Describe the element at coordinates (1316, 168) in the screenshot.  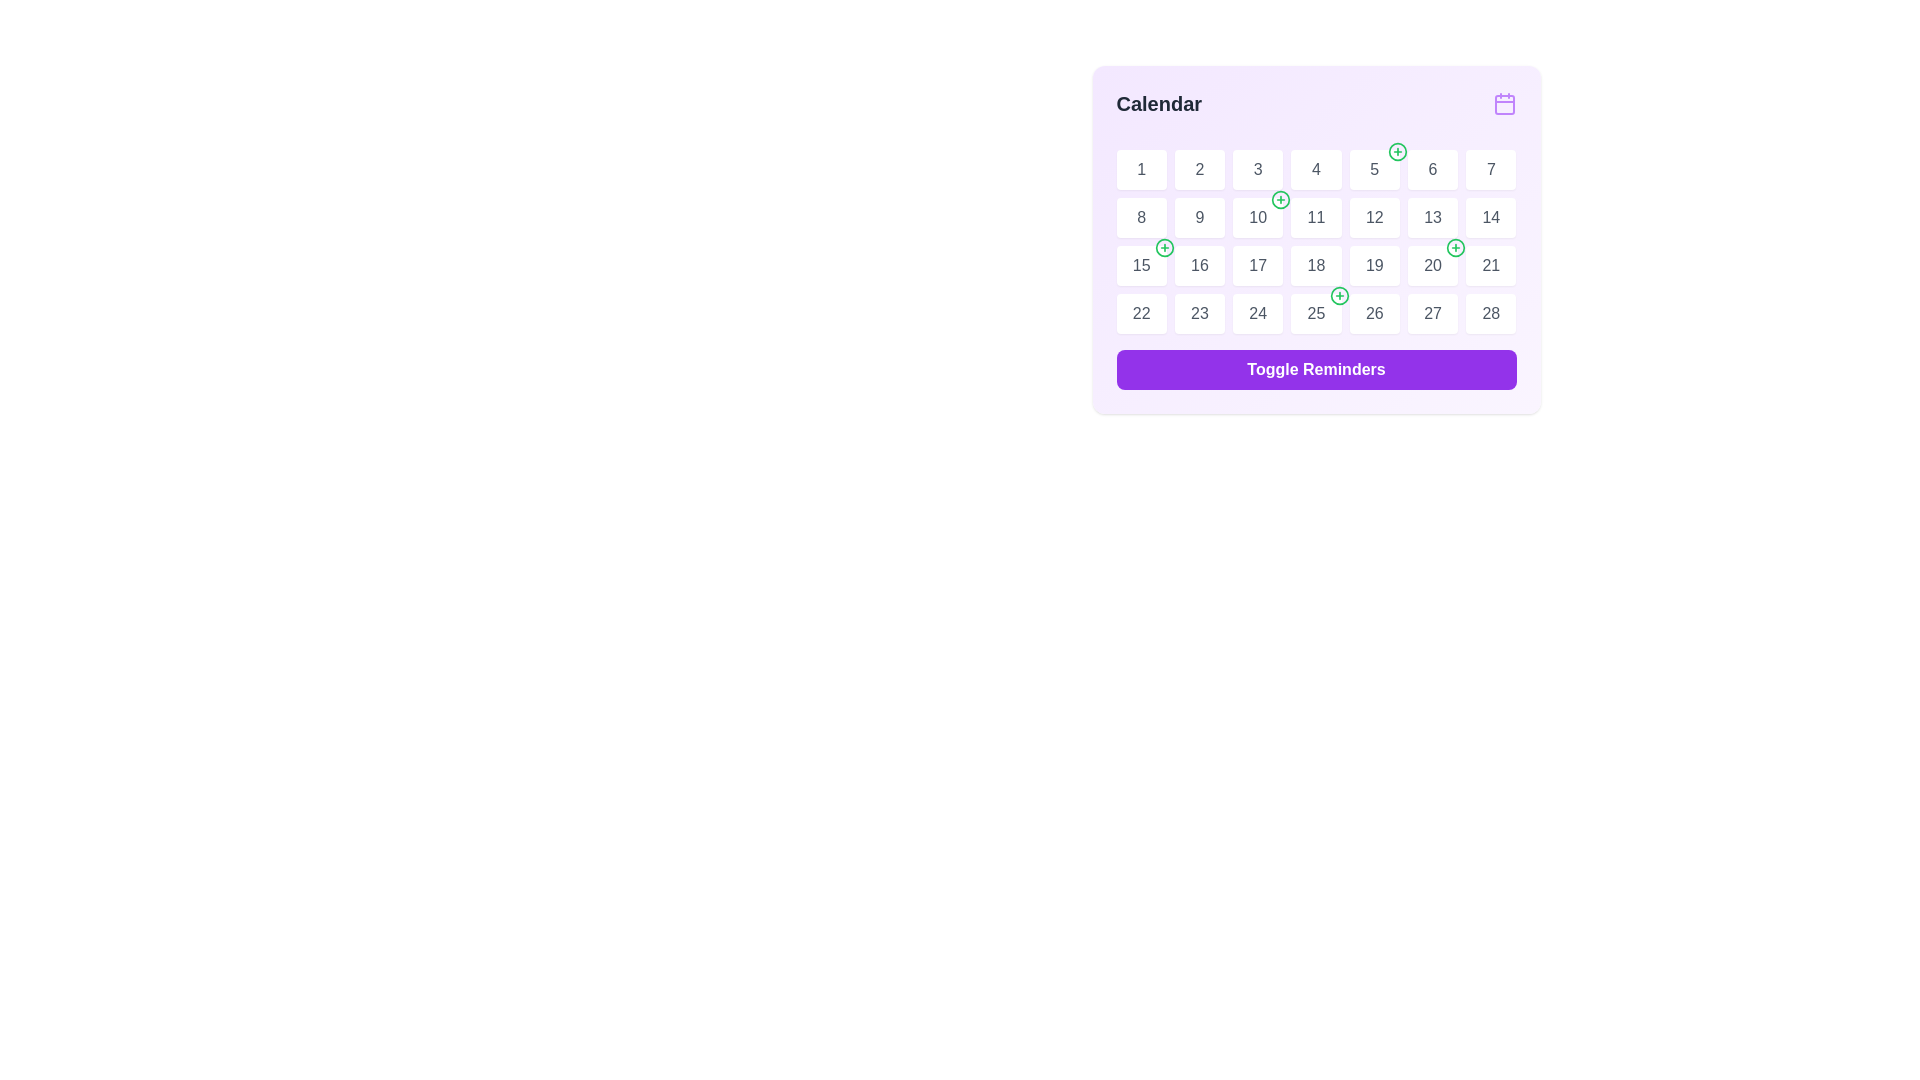
I see `the text label displaying the number '4' in gray color within the calendar interface, located at the first row, fourth column of the calendar grid` at that location.